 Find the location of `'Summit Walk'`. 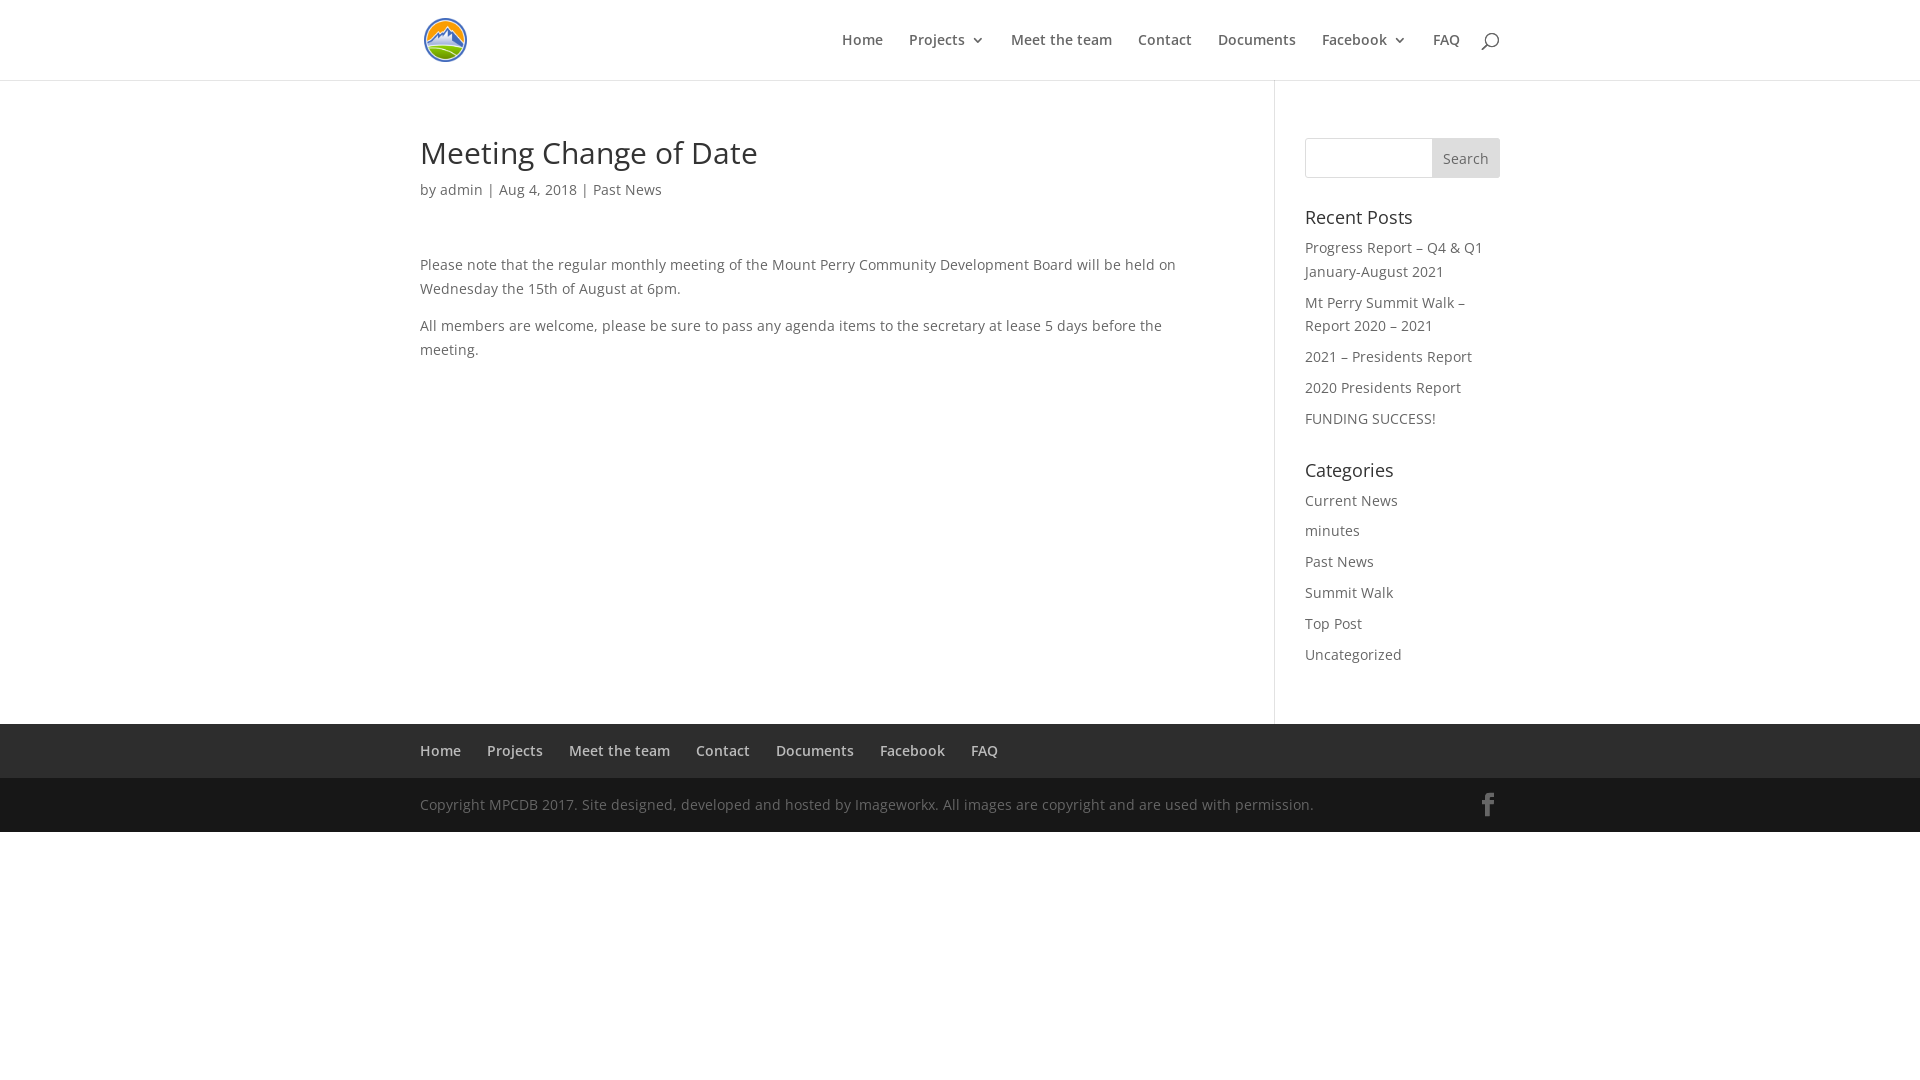

'Summit Walk' is located at coordinates (1348, 591).